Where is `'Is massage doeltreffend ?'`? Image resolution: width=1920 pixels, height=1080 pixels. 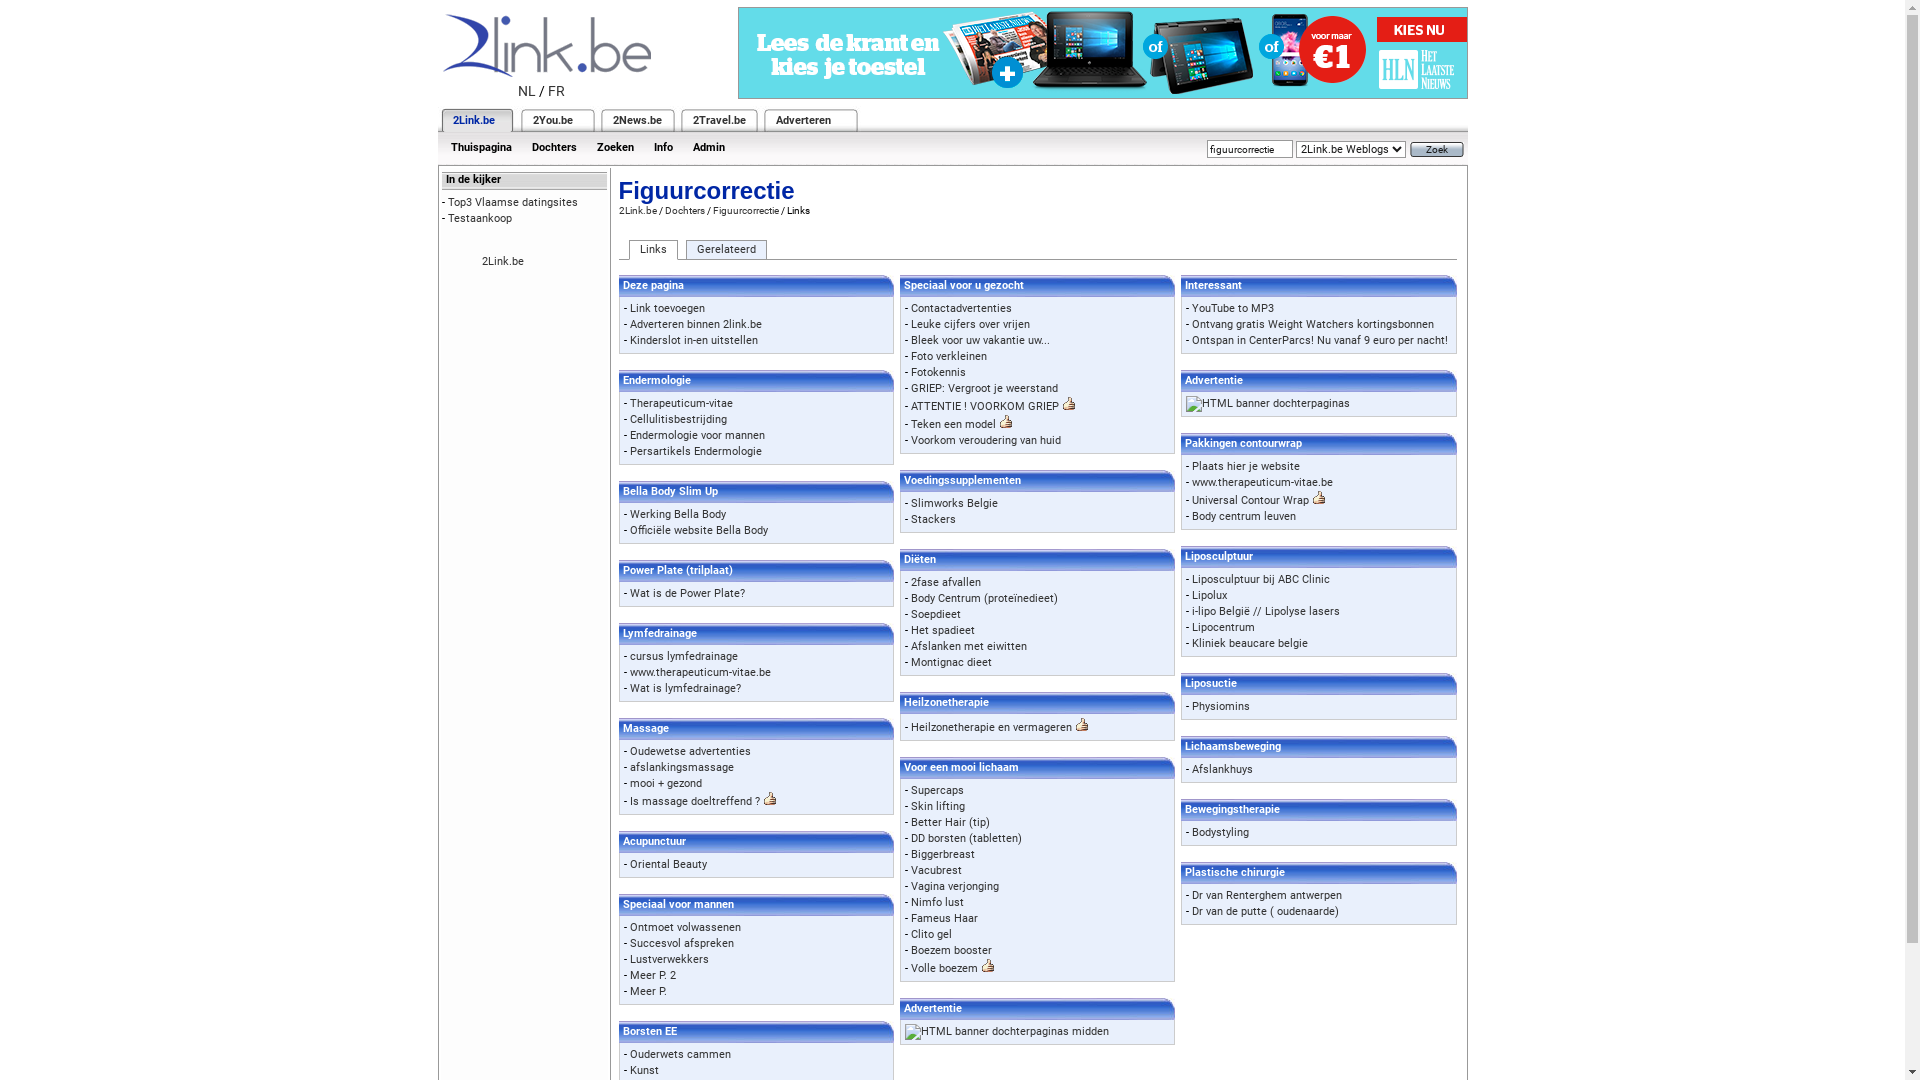
'Is massage doeltreffend ?' is located at coordinates (695, 800).